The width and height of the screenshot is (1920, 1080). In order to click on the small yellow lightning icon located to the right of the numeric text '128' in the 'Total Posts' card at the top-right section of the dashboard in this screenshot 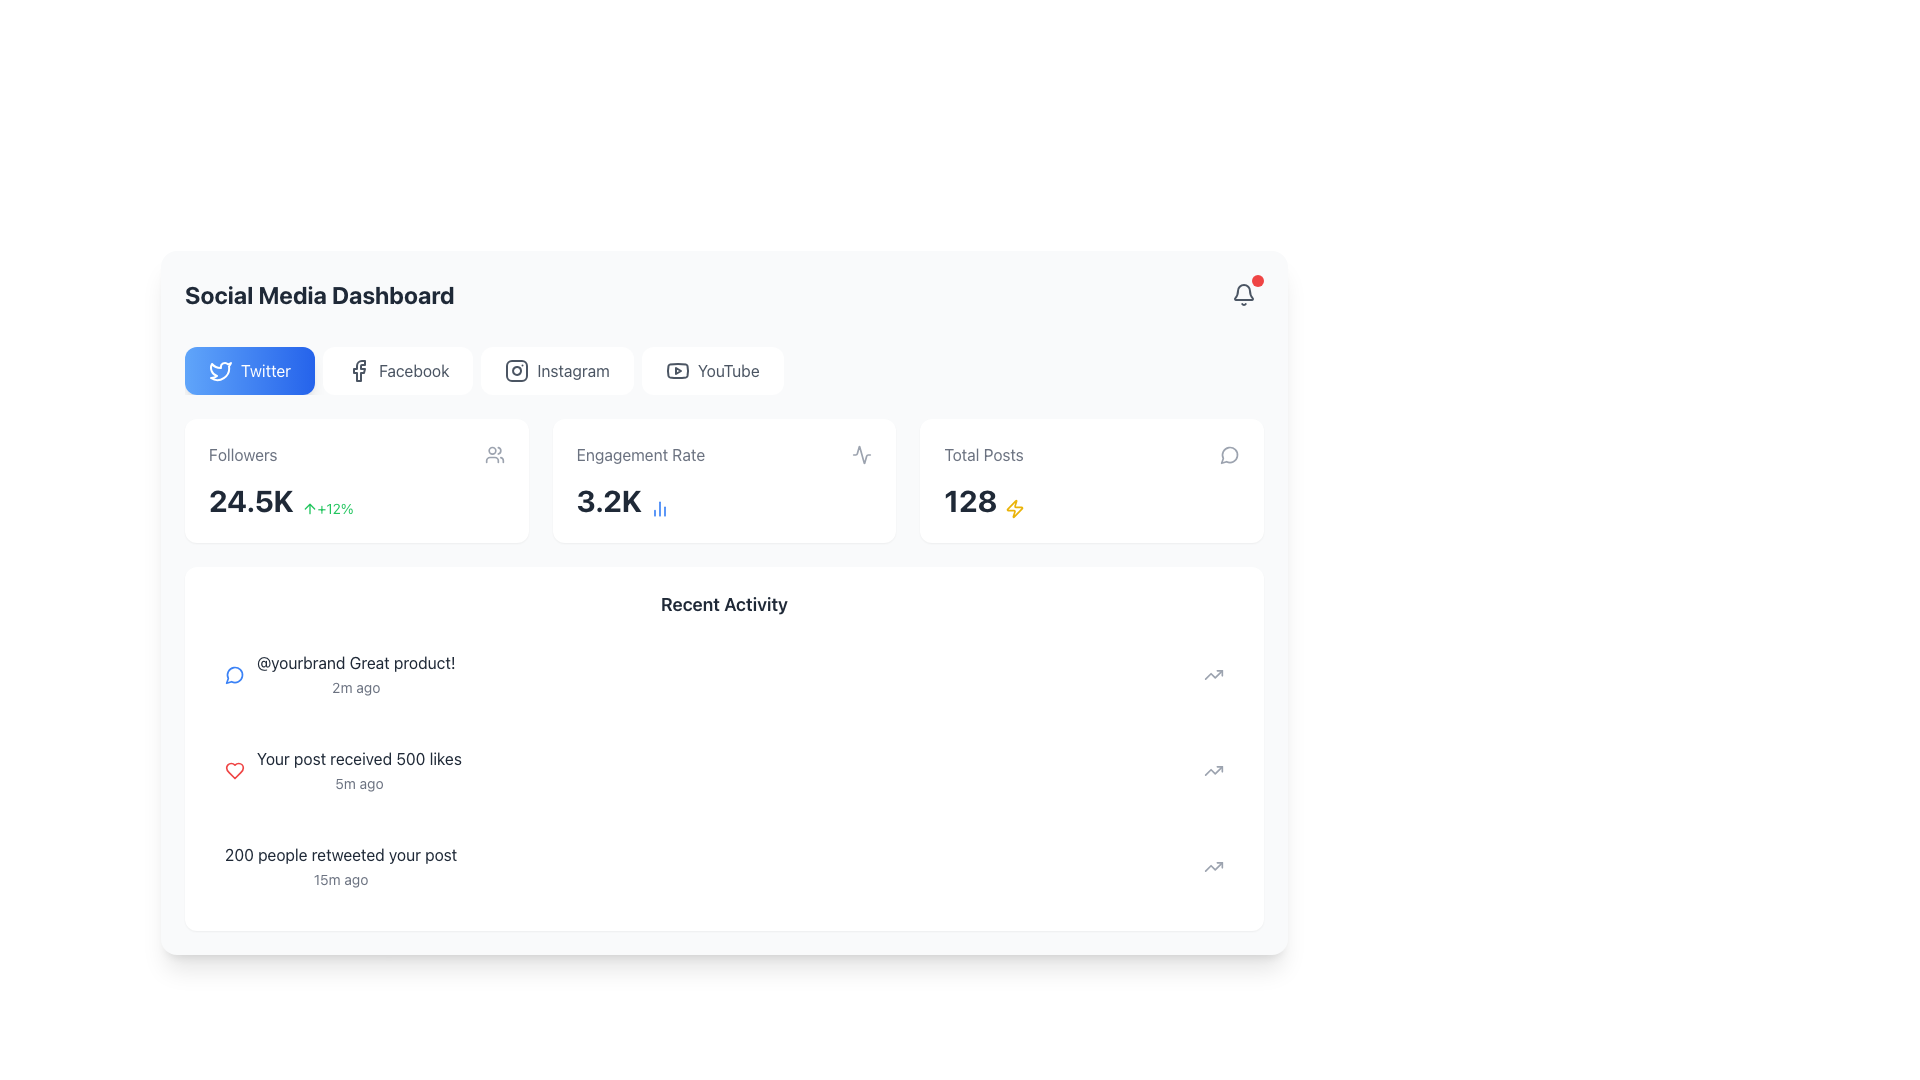, I will do `click(1015, 508)`.